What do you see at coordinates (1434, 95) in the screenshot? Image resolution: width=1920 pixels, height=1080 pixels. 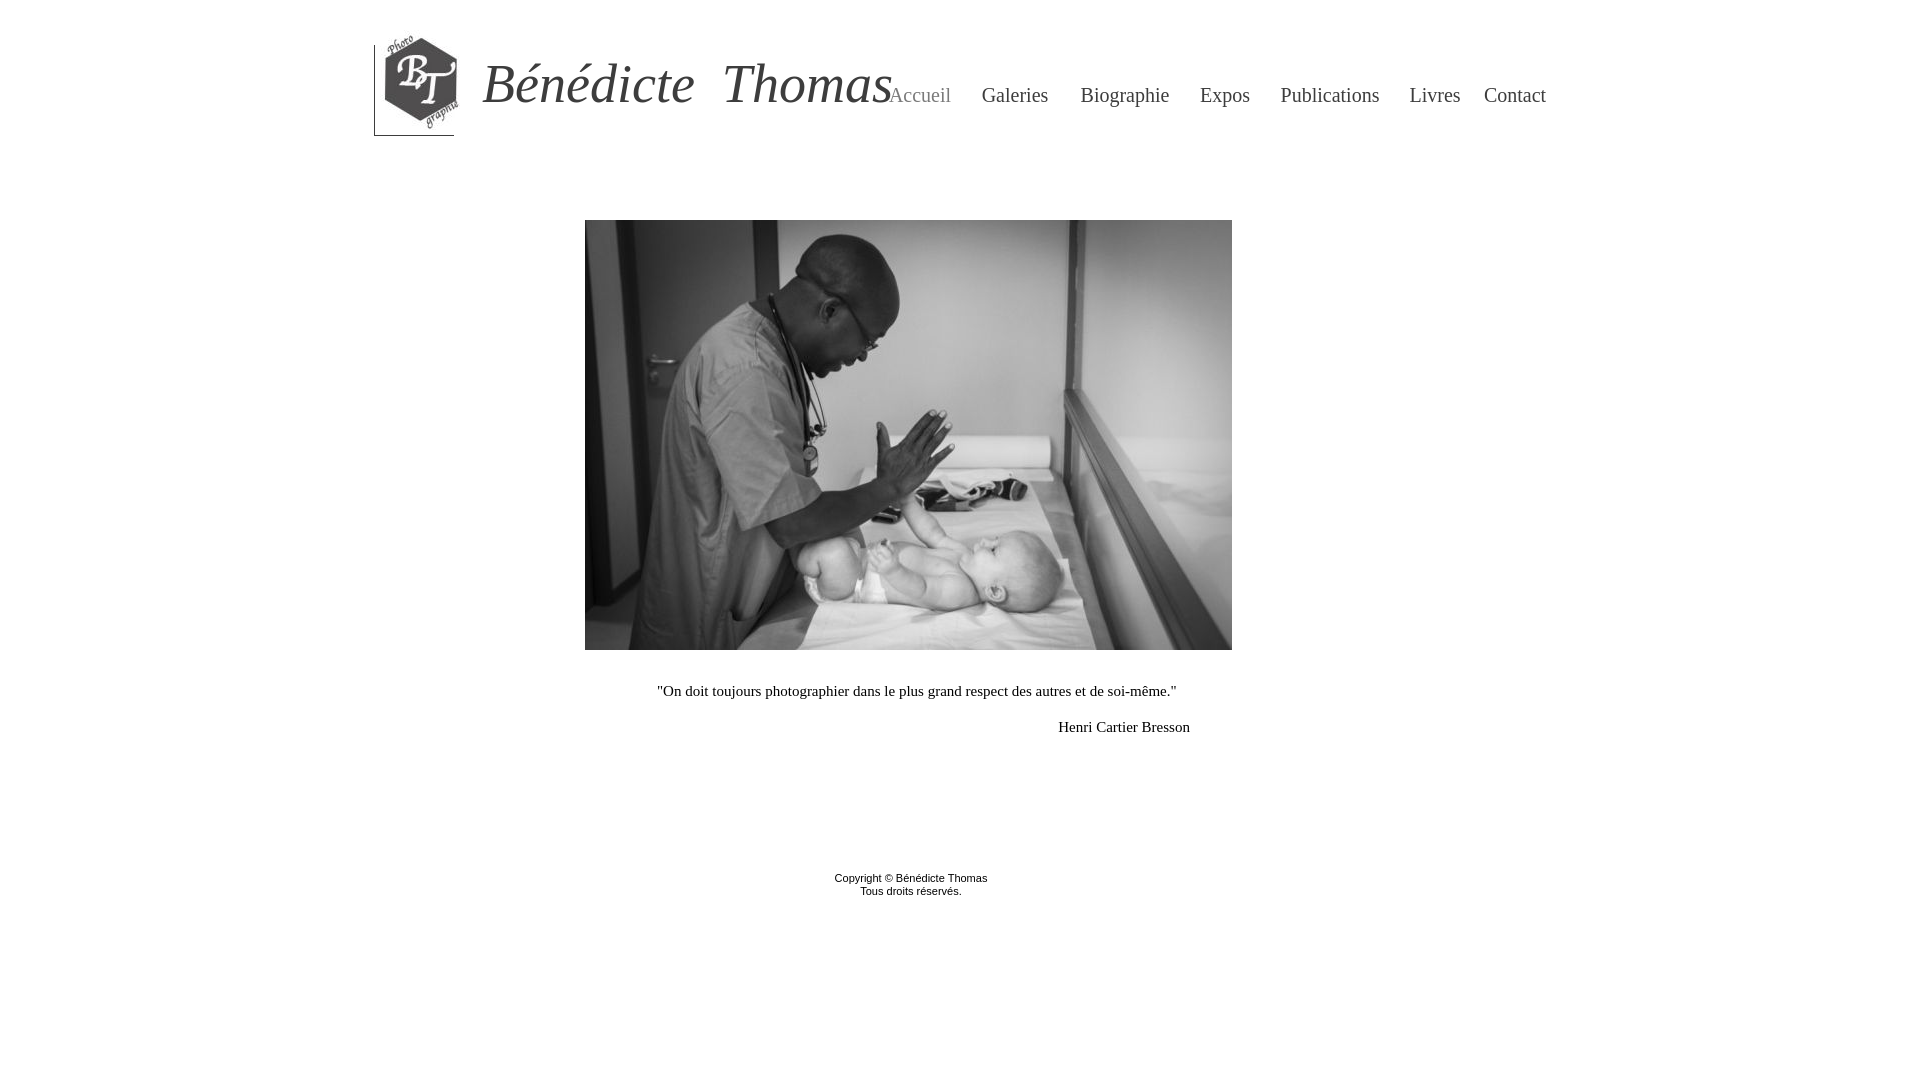 I see `'Livres'` at bounding box center [1434, 95].